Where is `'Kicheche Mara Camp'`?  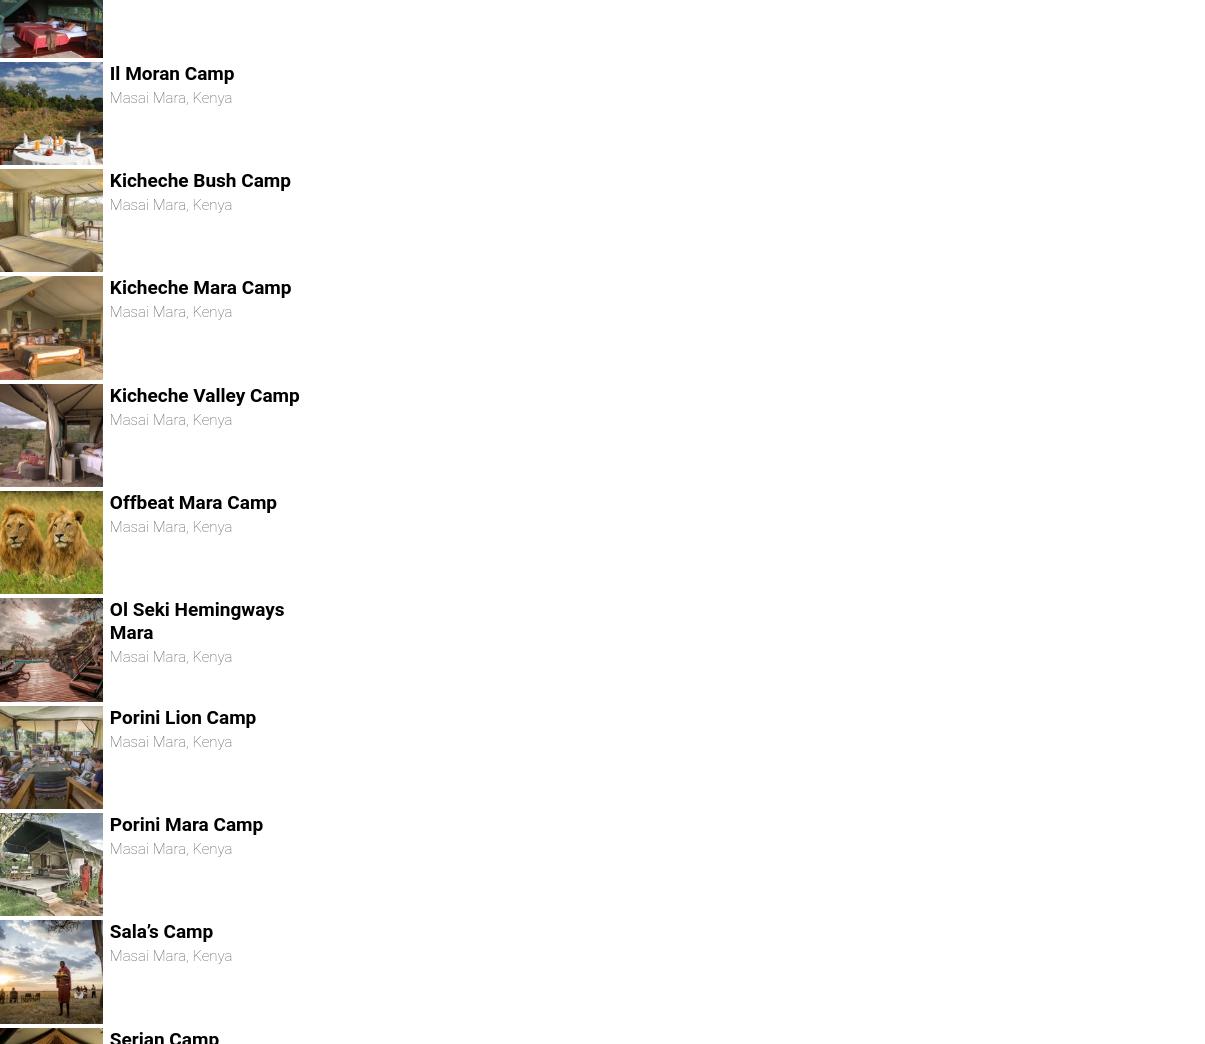
'Kicheche Mara Camp' is located at coordinates (199, 286).